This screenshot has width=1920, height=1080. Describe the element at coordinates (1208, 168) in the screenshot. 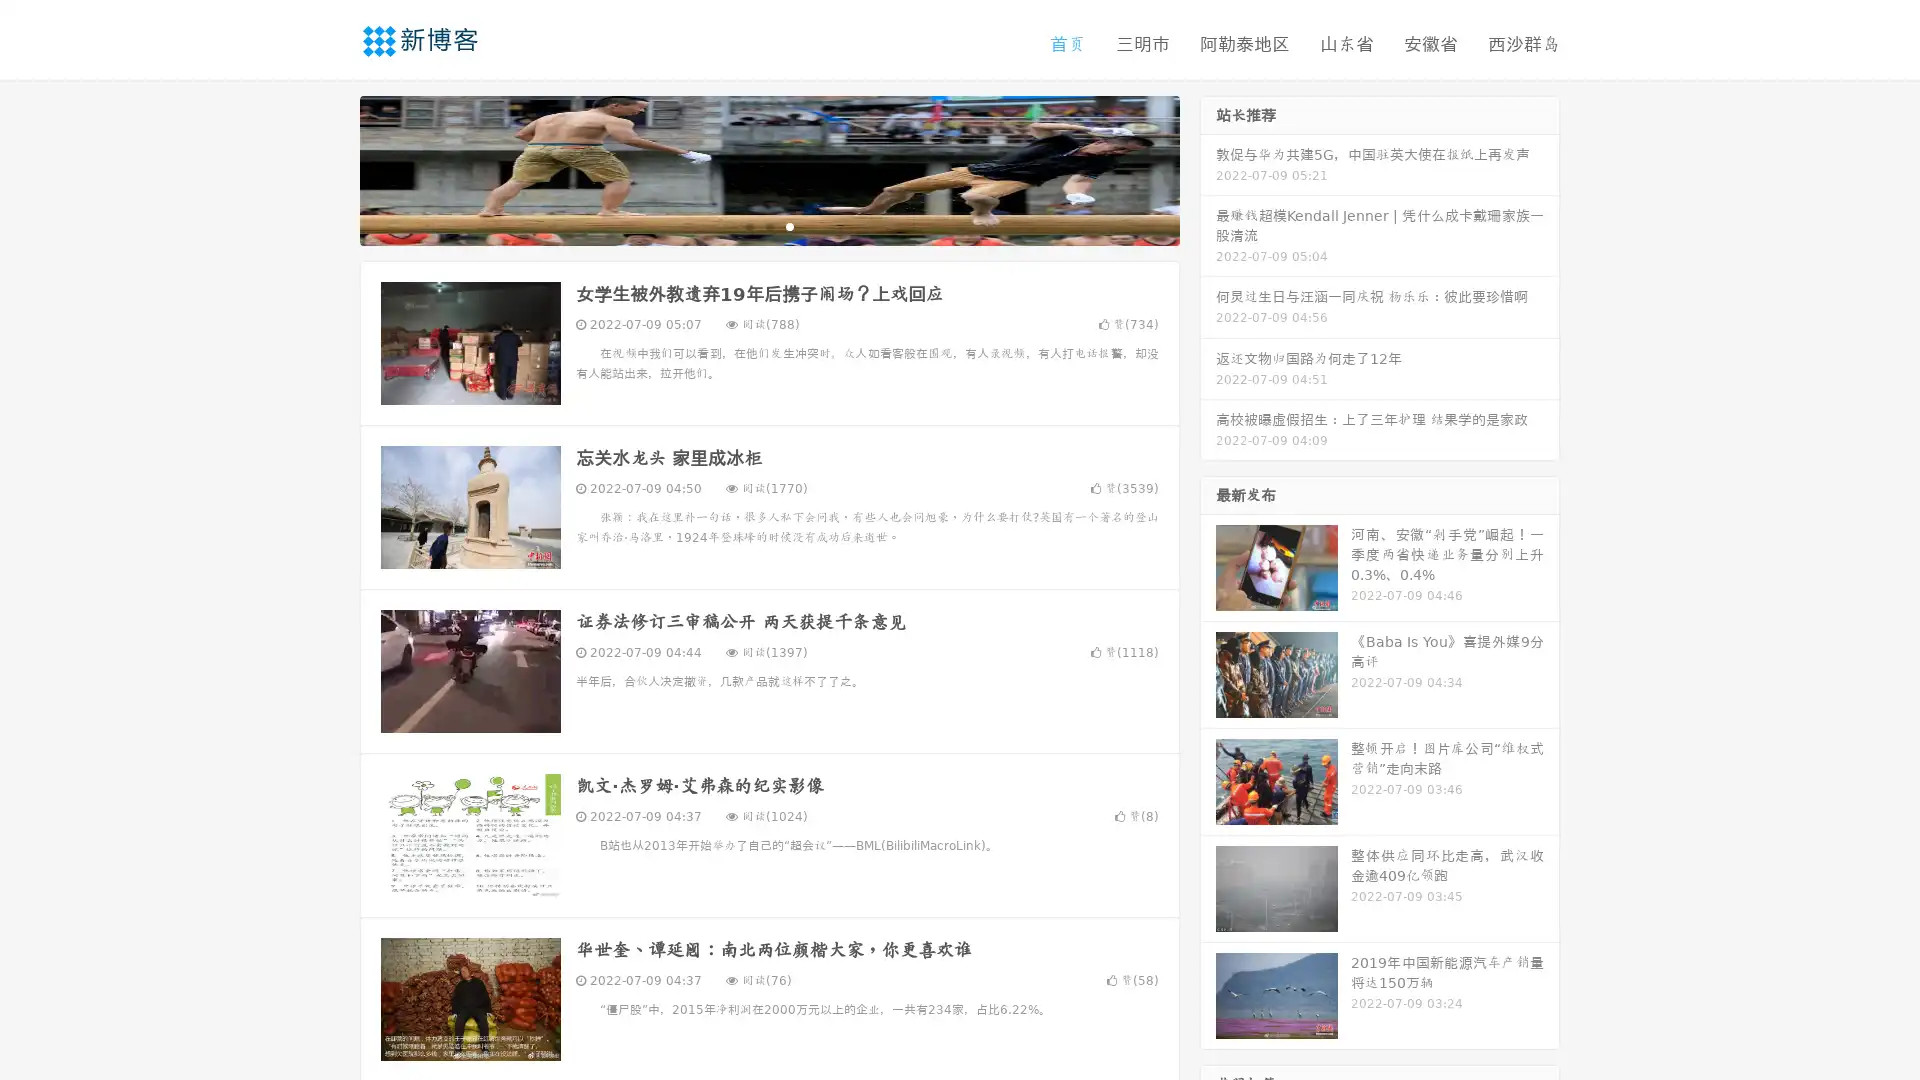

I see `Next slide` at that location.